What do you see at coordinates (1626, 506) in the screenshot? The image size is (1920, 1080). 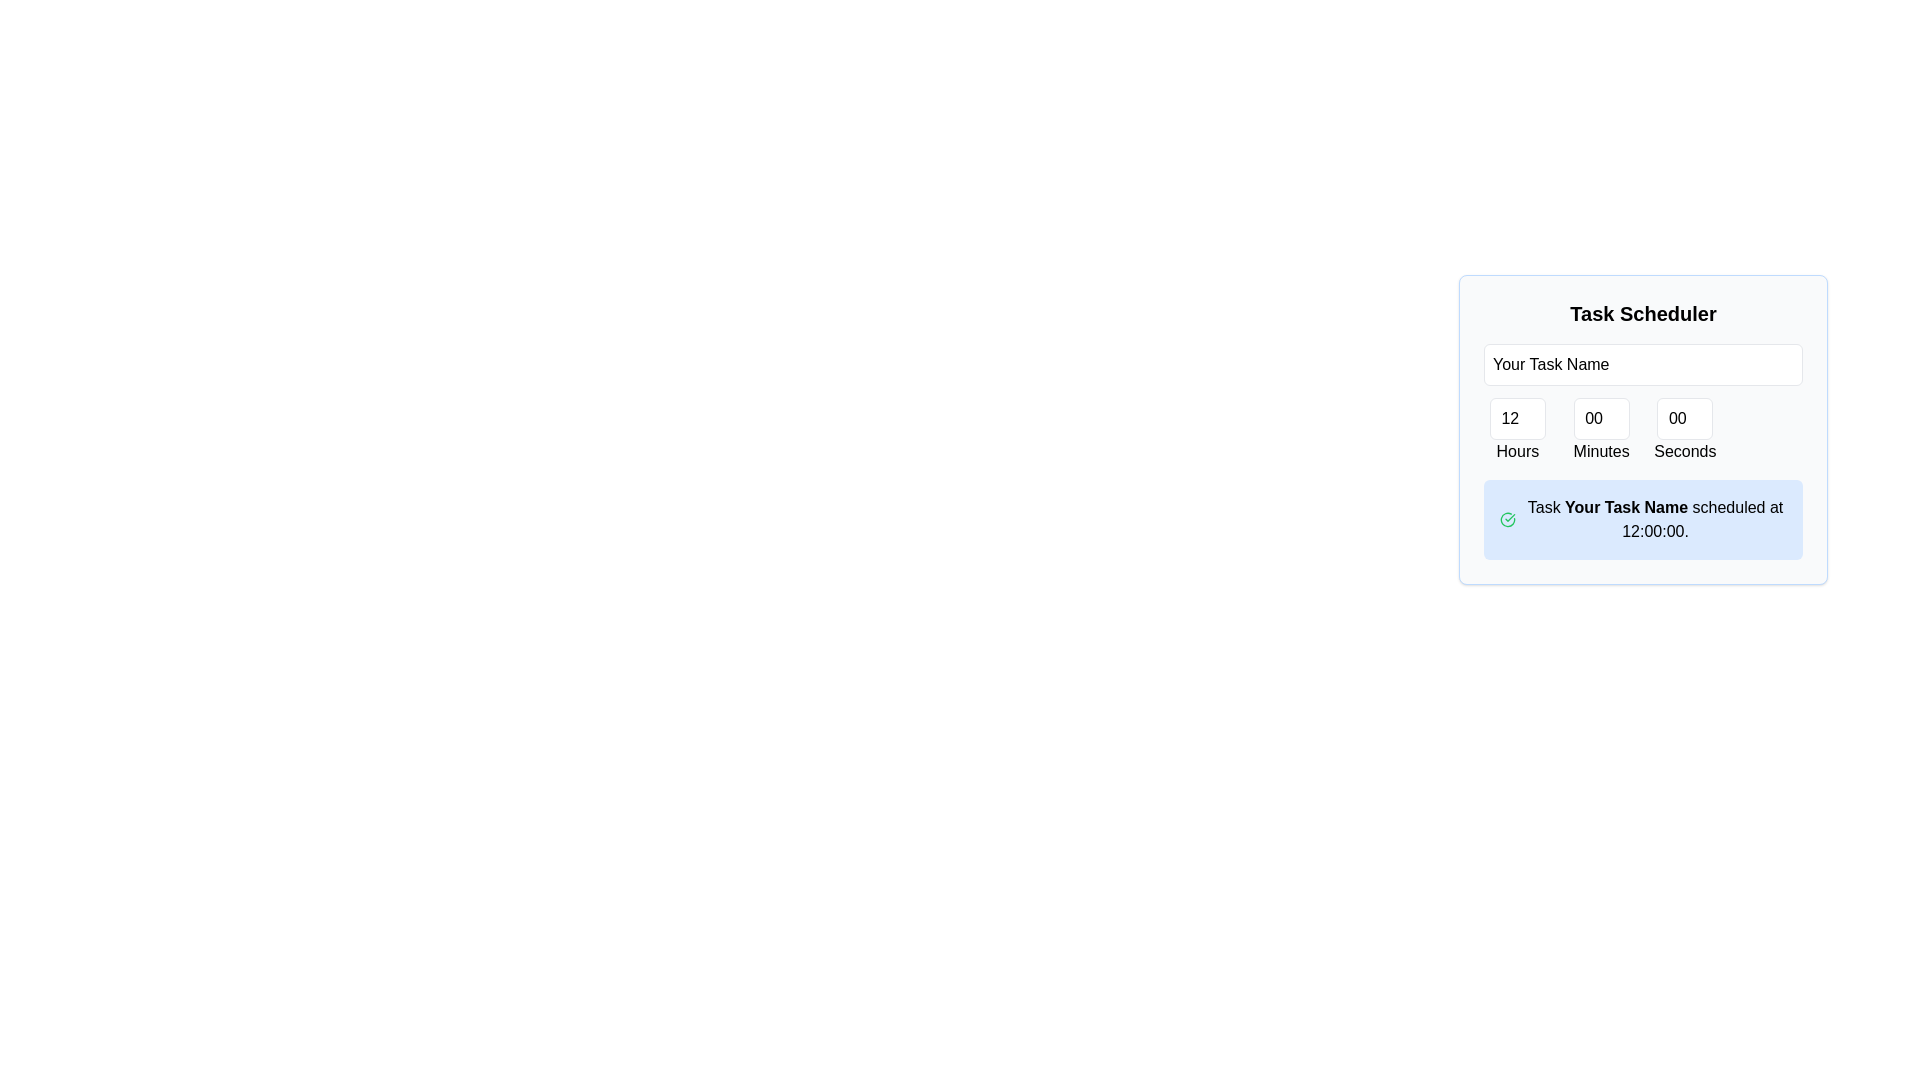 I see `the static text label indicating the user-defined task name within the notification in the task scheduler interface` at bounding box center [1626, 506].